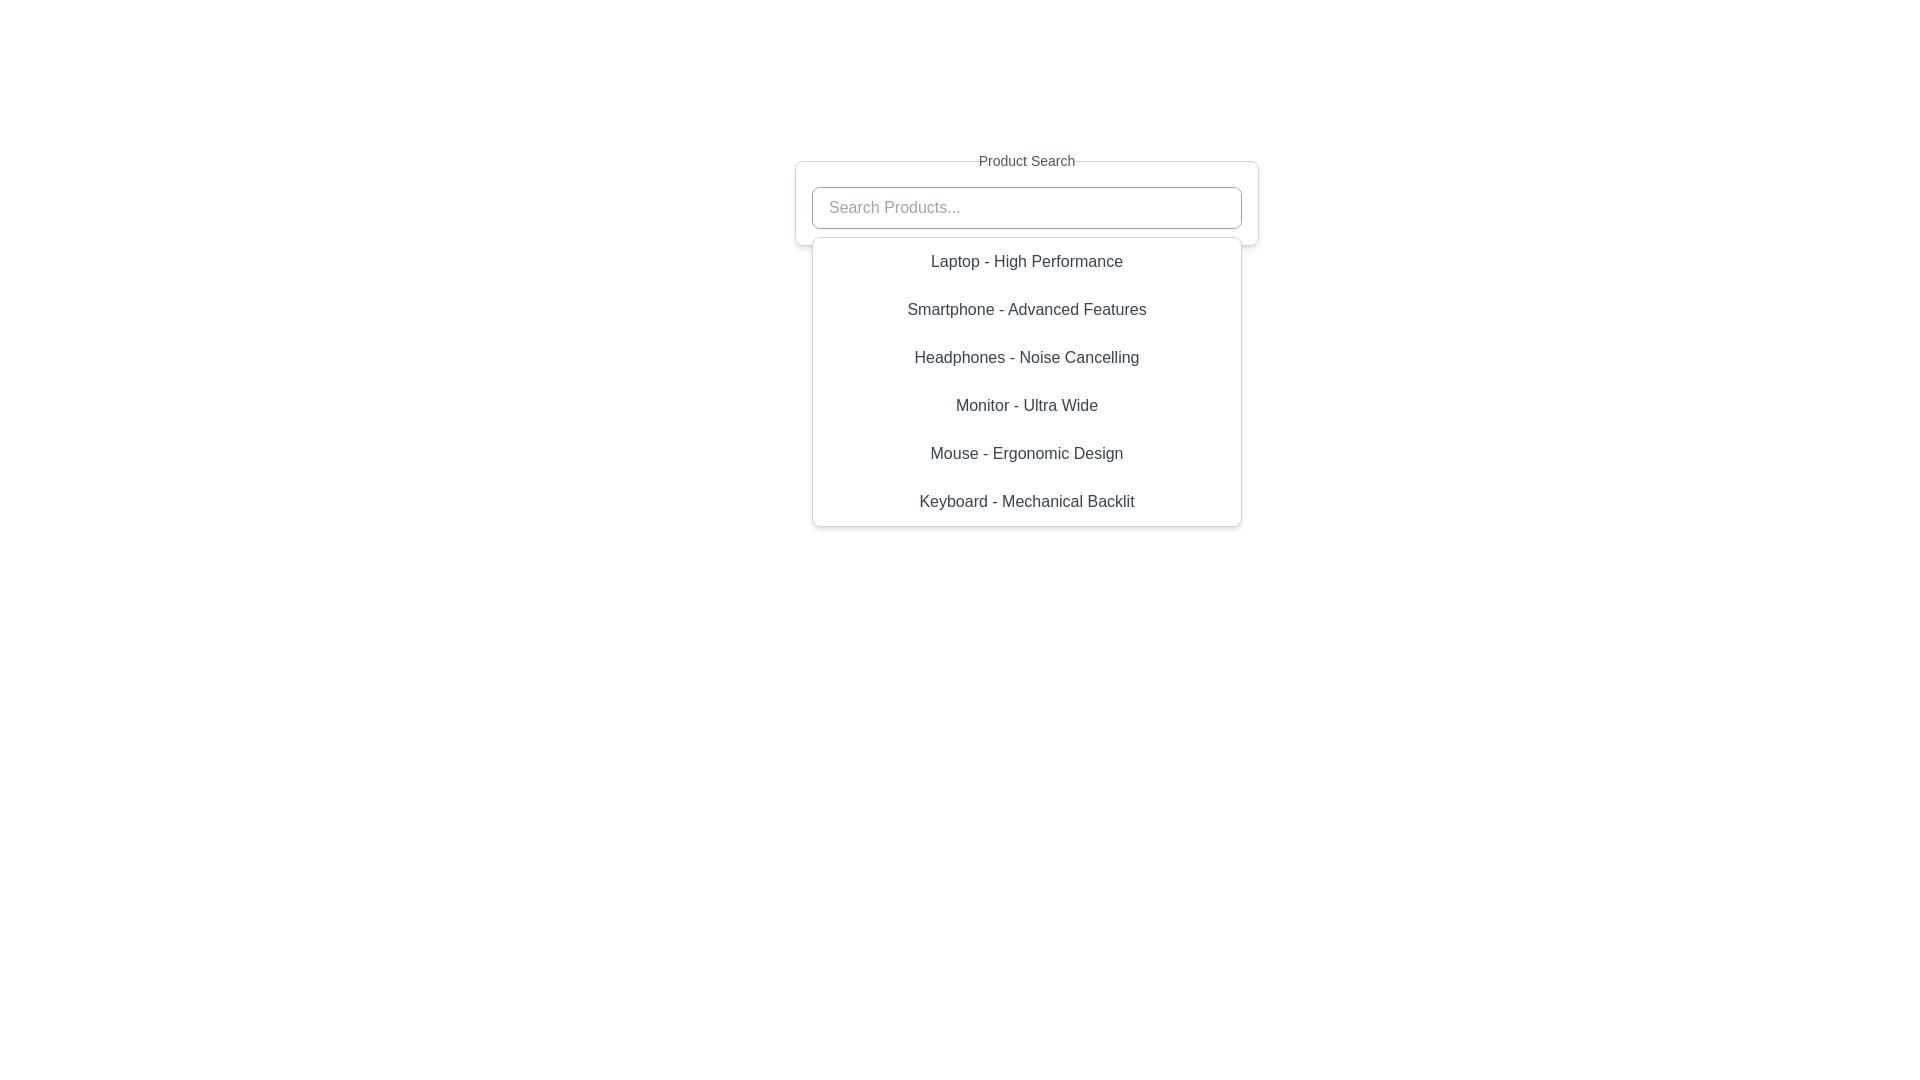 This screenshot has height=1080, width=1920. What do you see at coordinates (1027, 261) in the screenshot?
I see `the first option in the dropdown list labeled 'Product Search'` at bounding box center [1027, 261].